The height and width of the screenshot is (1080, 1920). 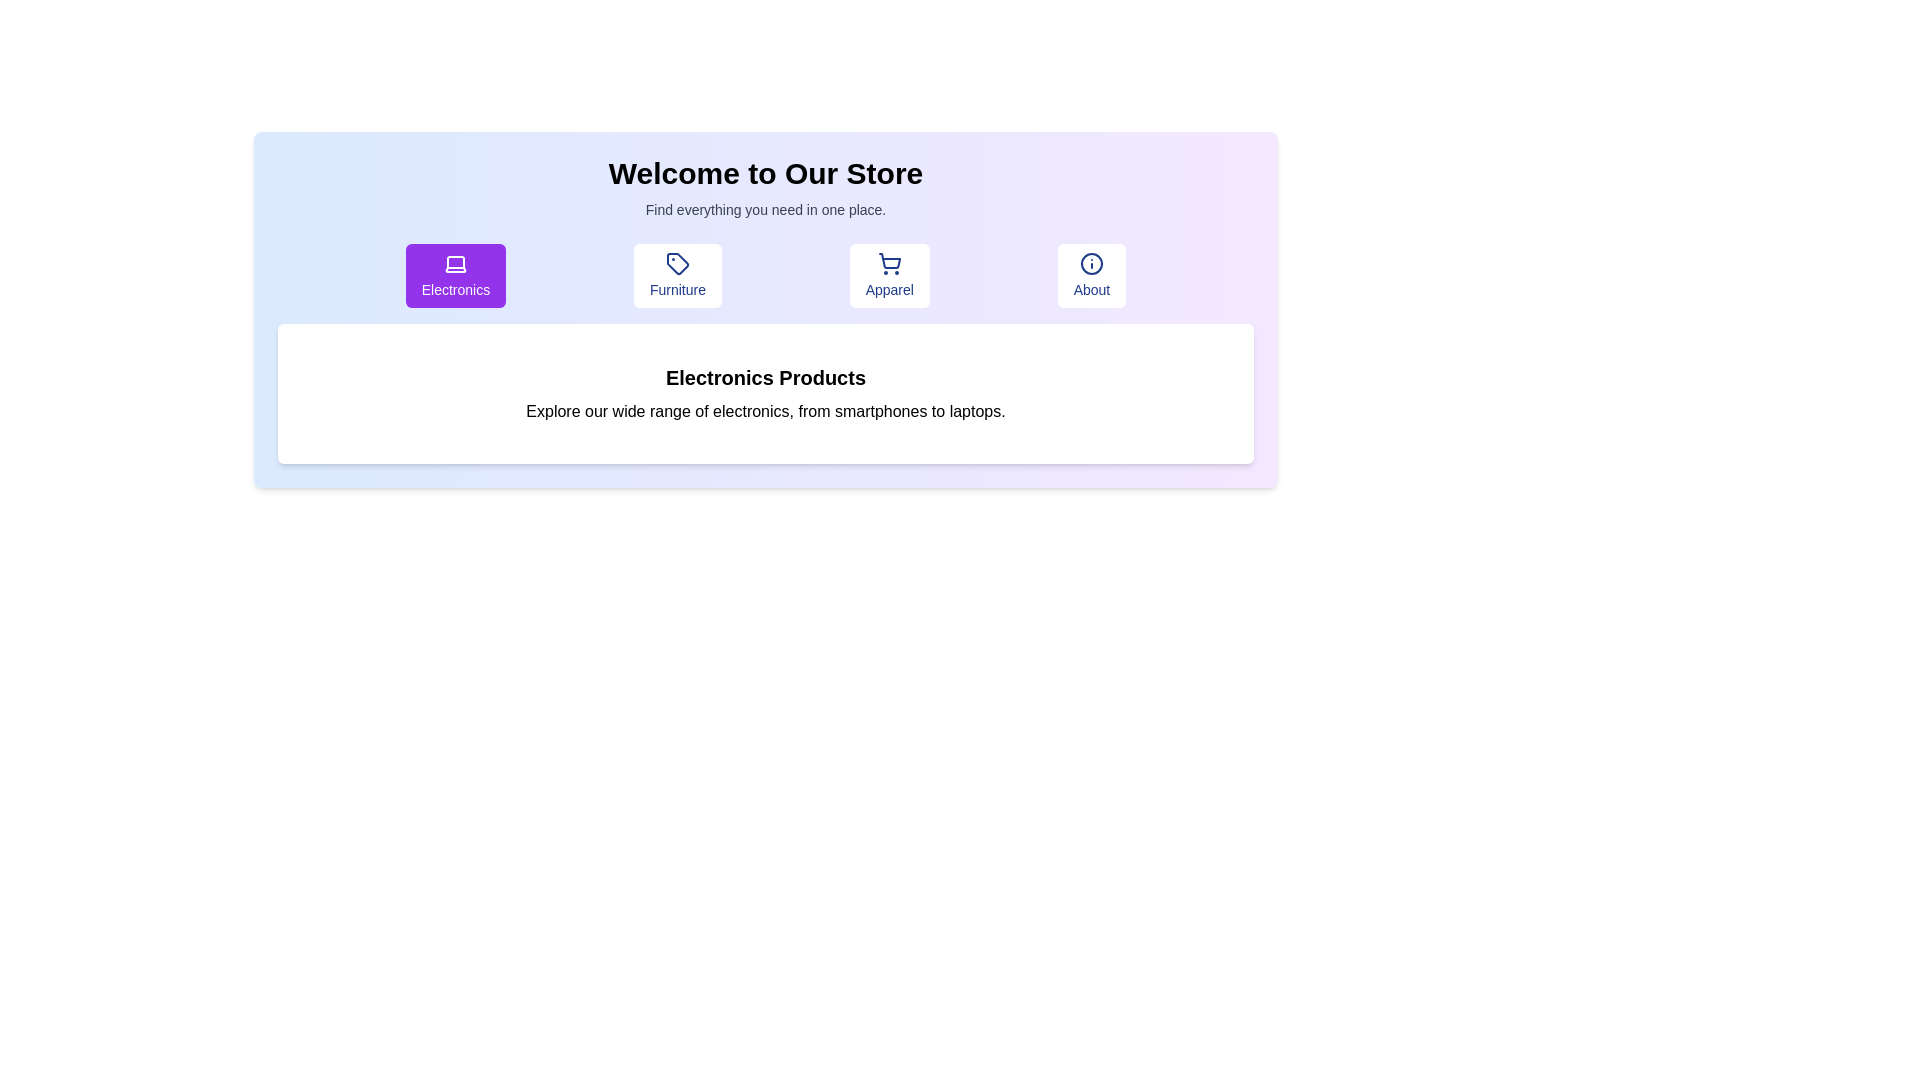 I want to click on the tag-shaped SVG icon located within the category options panel, positioned between the 'Electronics' and 'Apparel' category buttons, so click(x=677, y=262).